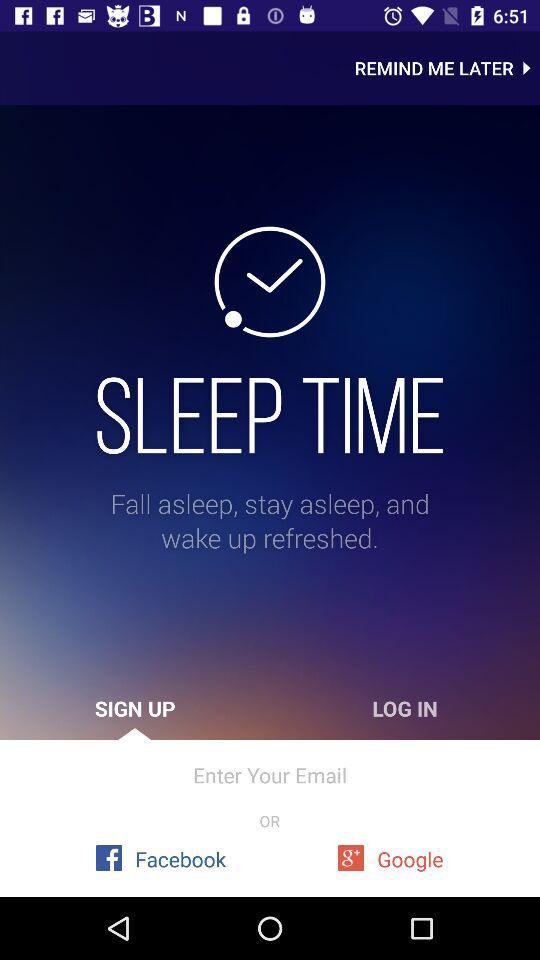  Describe the element at coordinates (405, 708) in the screenshot. I see `log in` at that location.